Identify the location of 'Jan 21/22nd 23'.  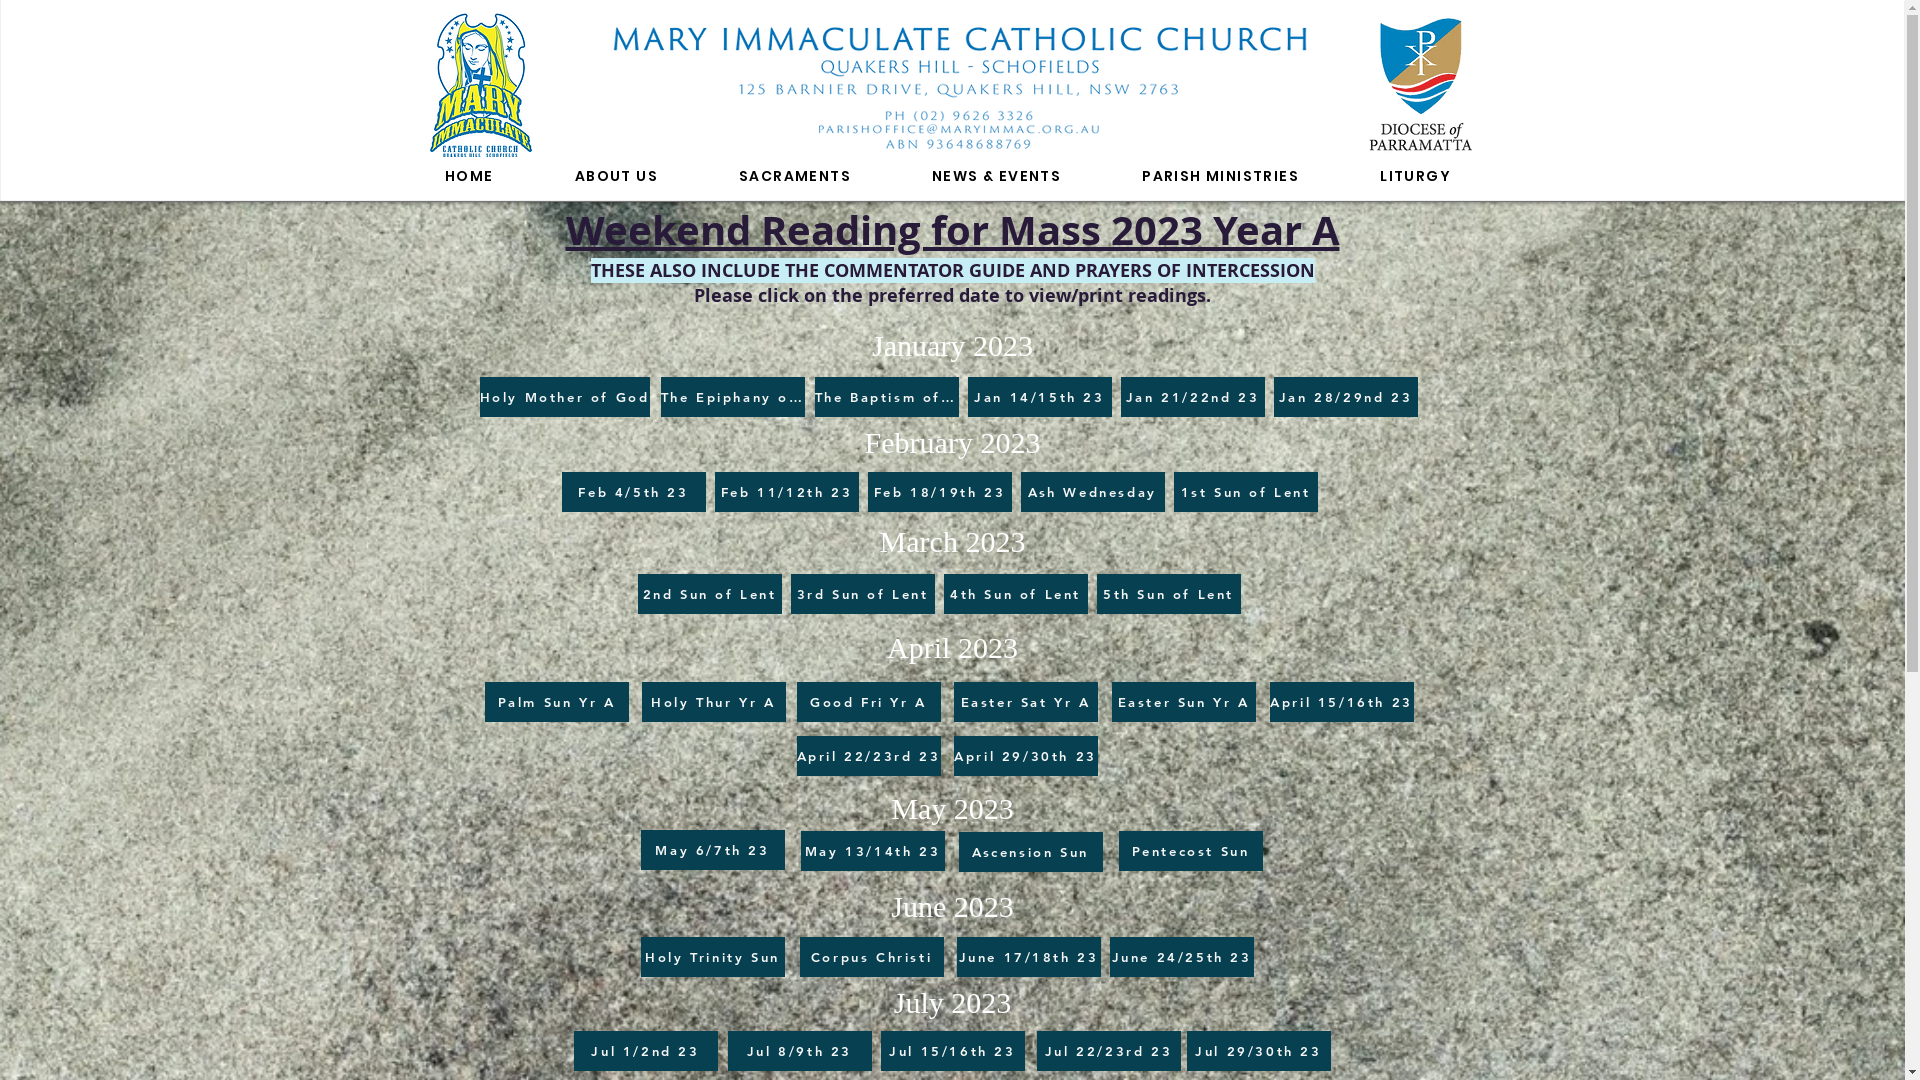
(1191, 397).